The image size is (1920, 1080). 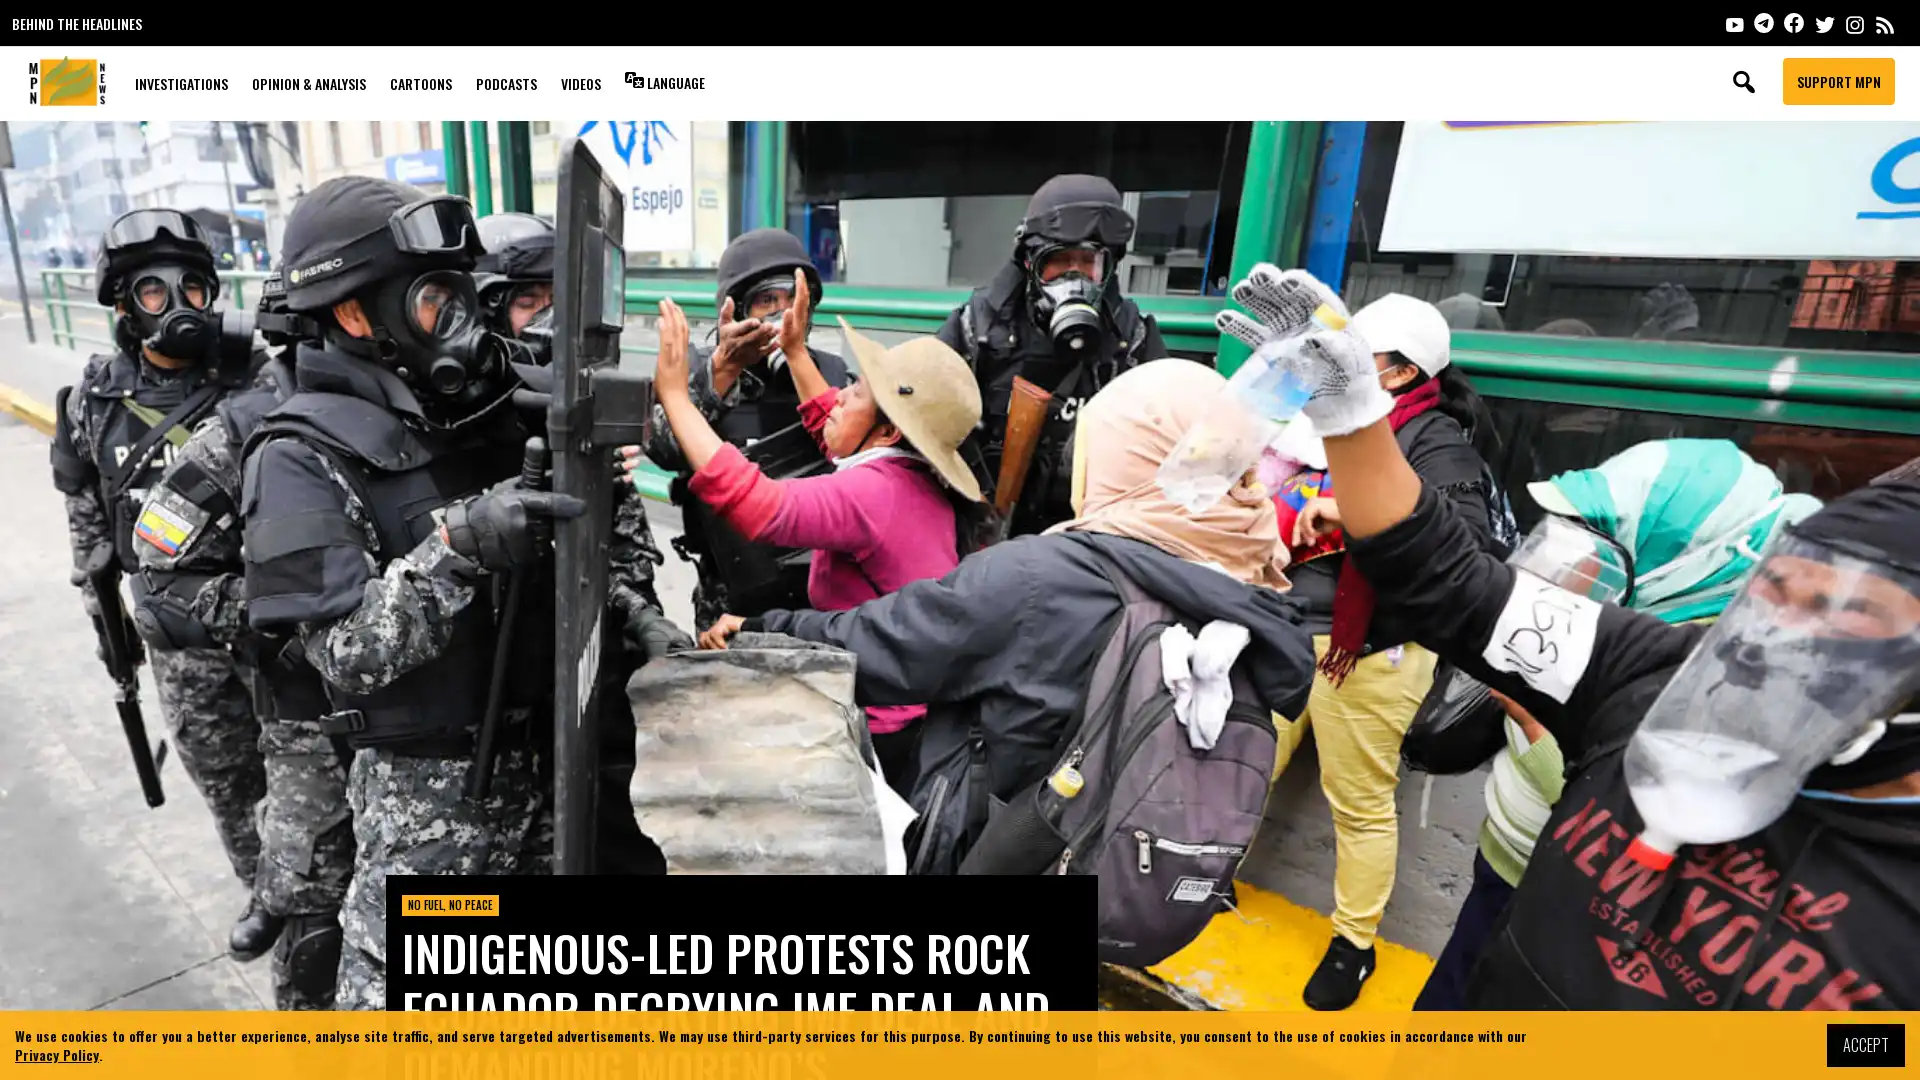 What do you see at coordinates (1865, 1044) in the screenshot?
I see `ACCEPT` at bounding box center [1865, 1044].